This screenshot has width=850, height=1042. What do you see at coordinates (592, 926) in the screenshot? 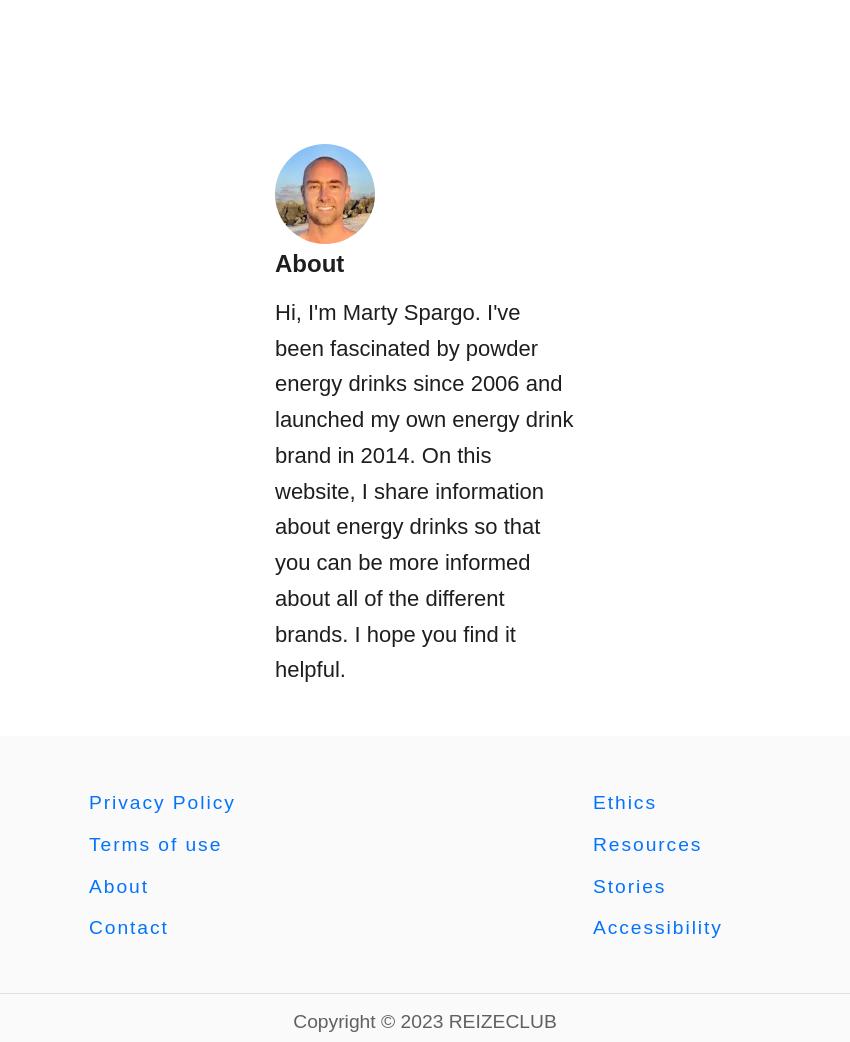
I see `'Accessibility'` at bounding box center [592, 926].